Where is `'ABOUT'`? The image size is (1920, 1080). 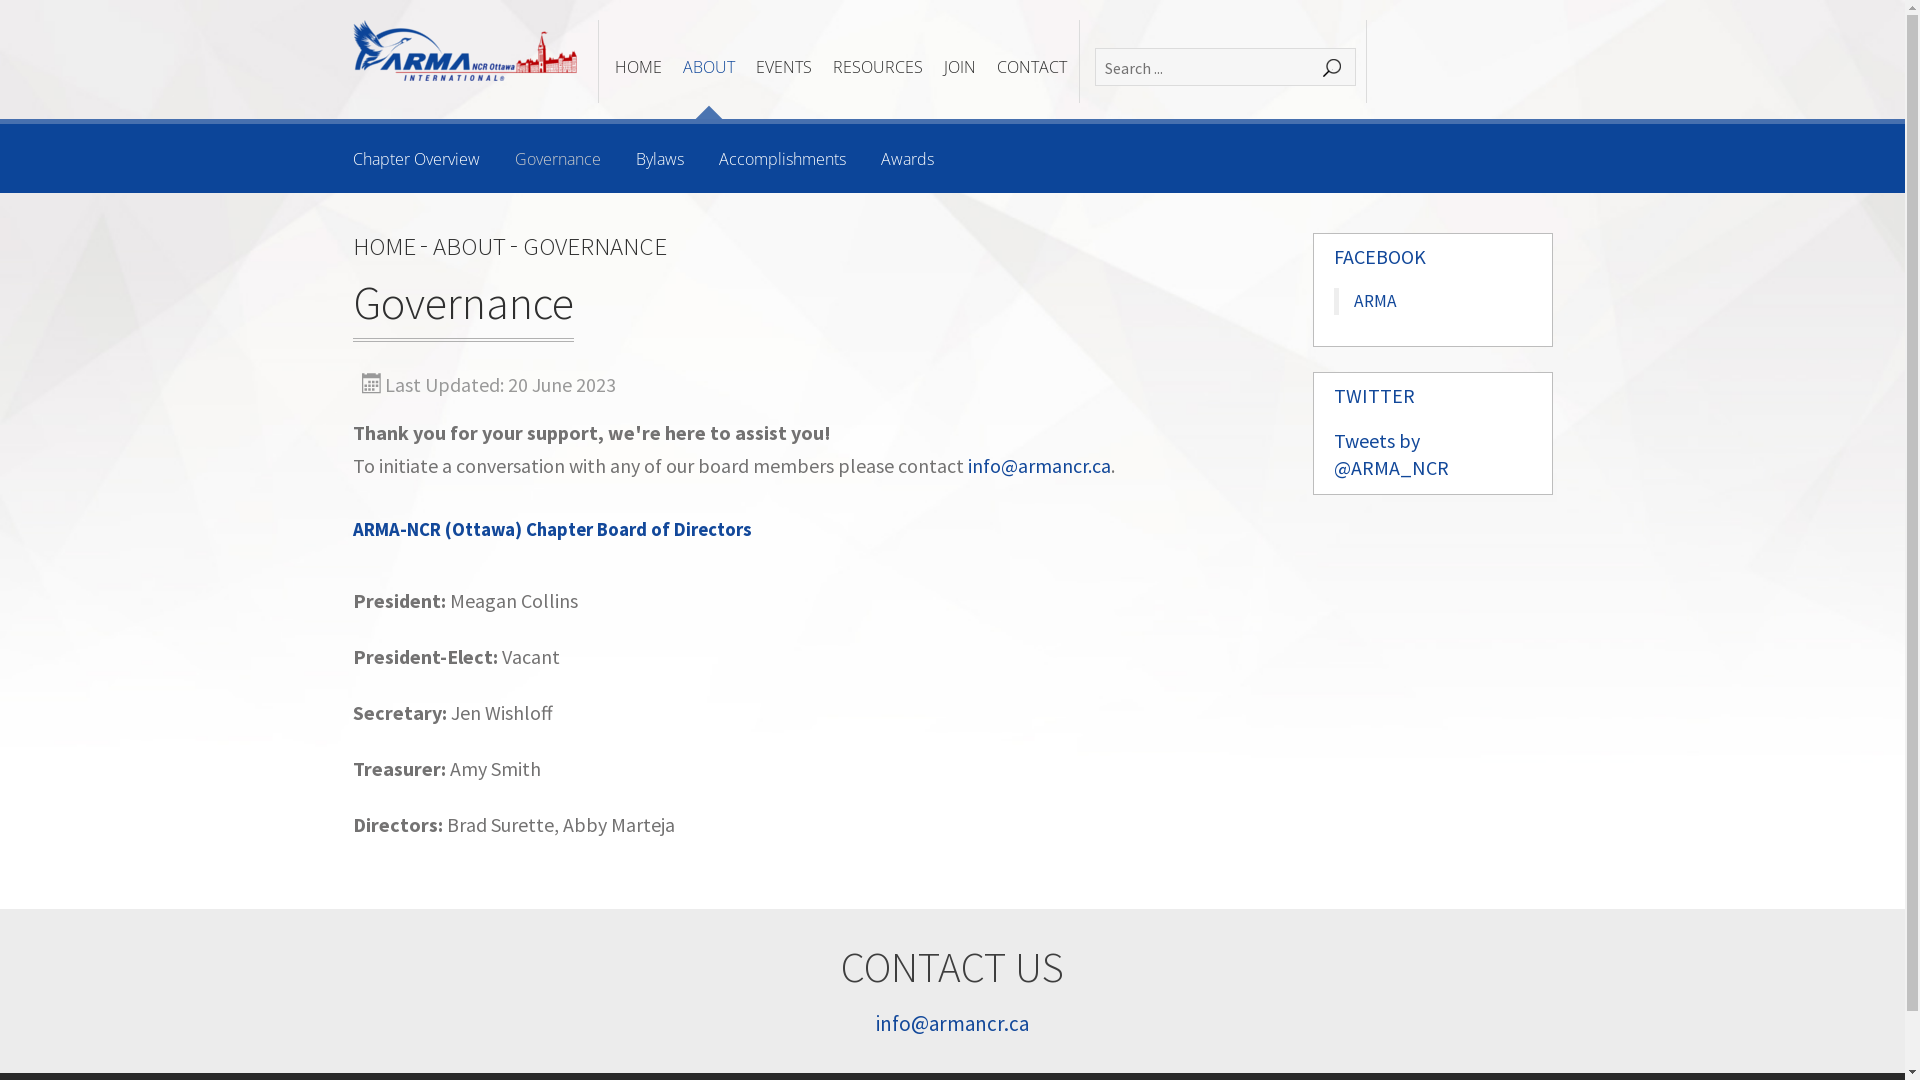 'ABOUT' is located at coordinates (467, 245).